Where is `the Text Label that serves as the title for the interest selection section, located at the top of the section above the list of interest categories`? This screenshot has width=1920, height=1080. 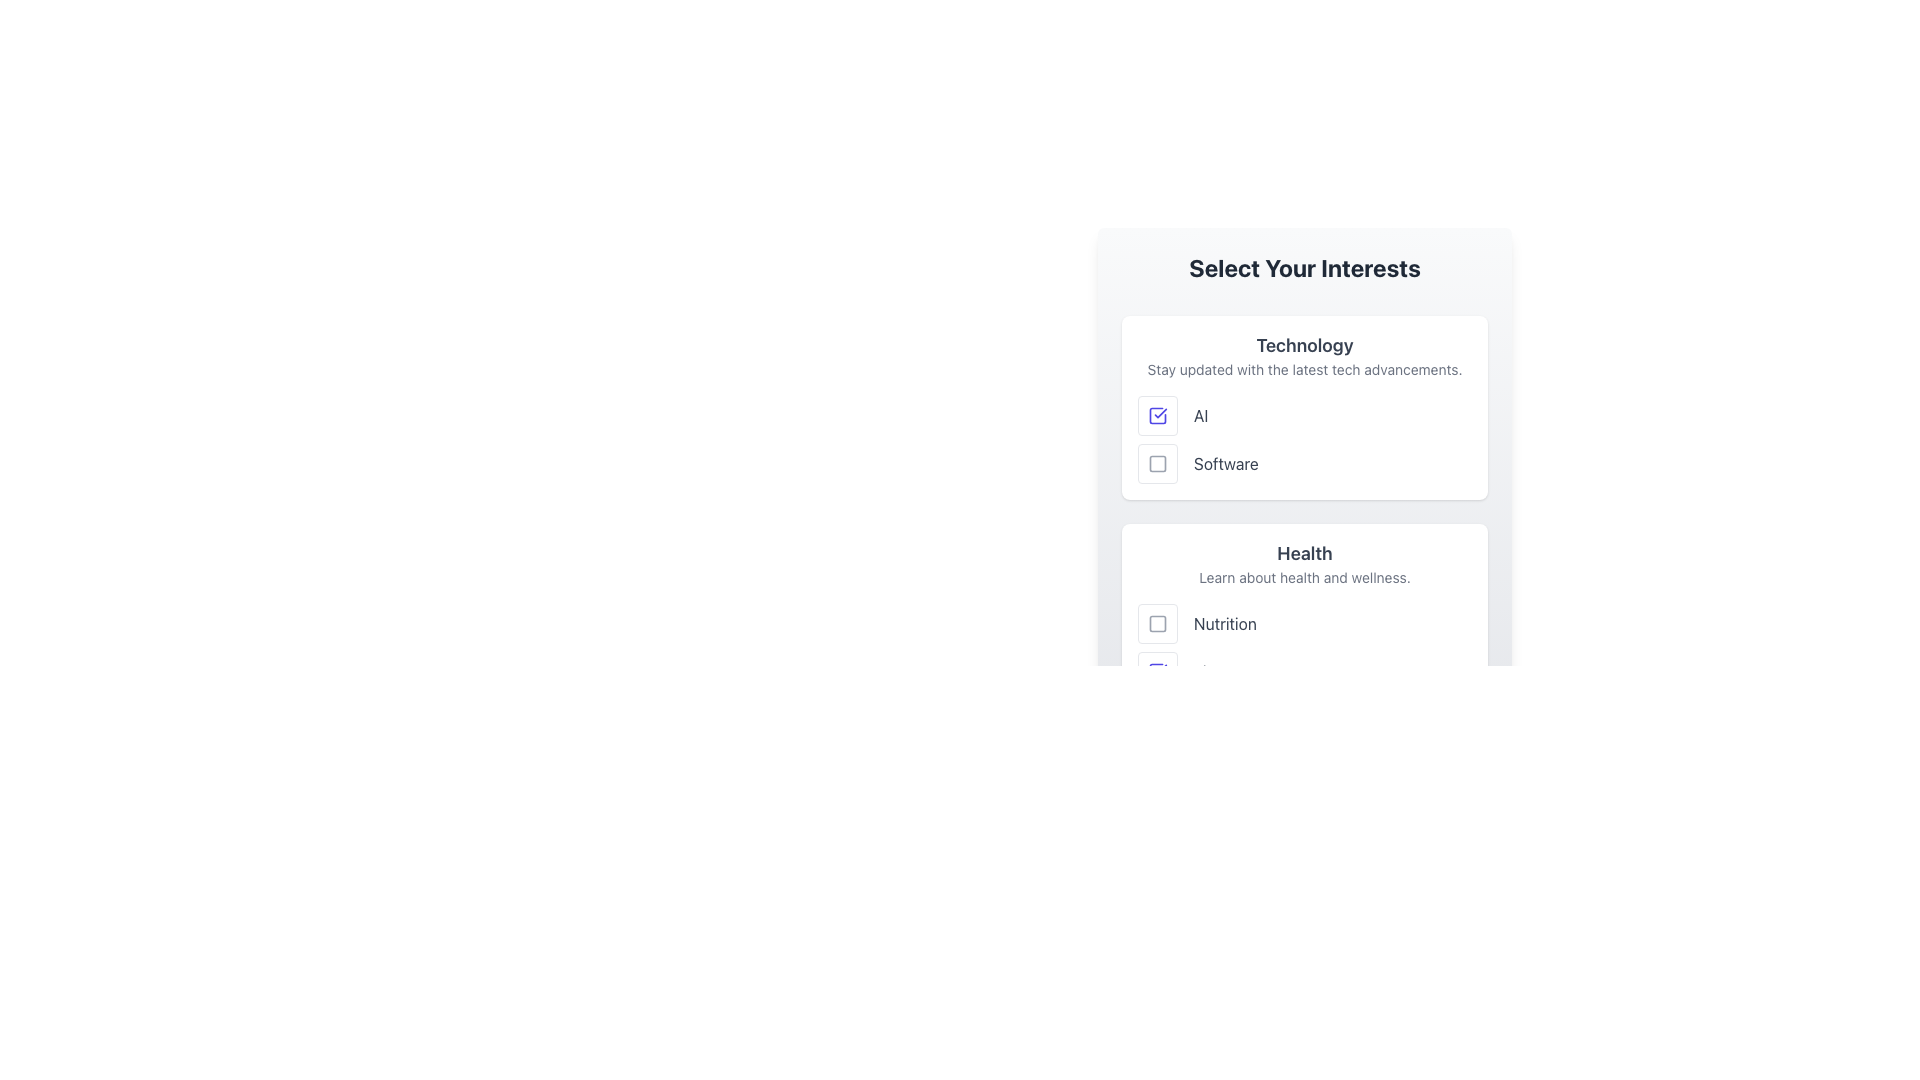
the Text Label that serves as the title for the interest selection section, located at the top of the section above the list of interest categories is located at coordinates (1305, 266).